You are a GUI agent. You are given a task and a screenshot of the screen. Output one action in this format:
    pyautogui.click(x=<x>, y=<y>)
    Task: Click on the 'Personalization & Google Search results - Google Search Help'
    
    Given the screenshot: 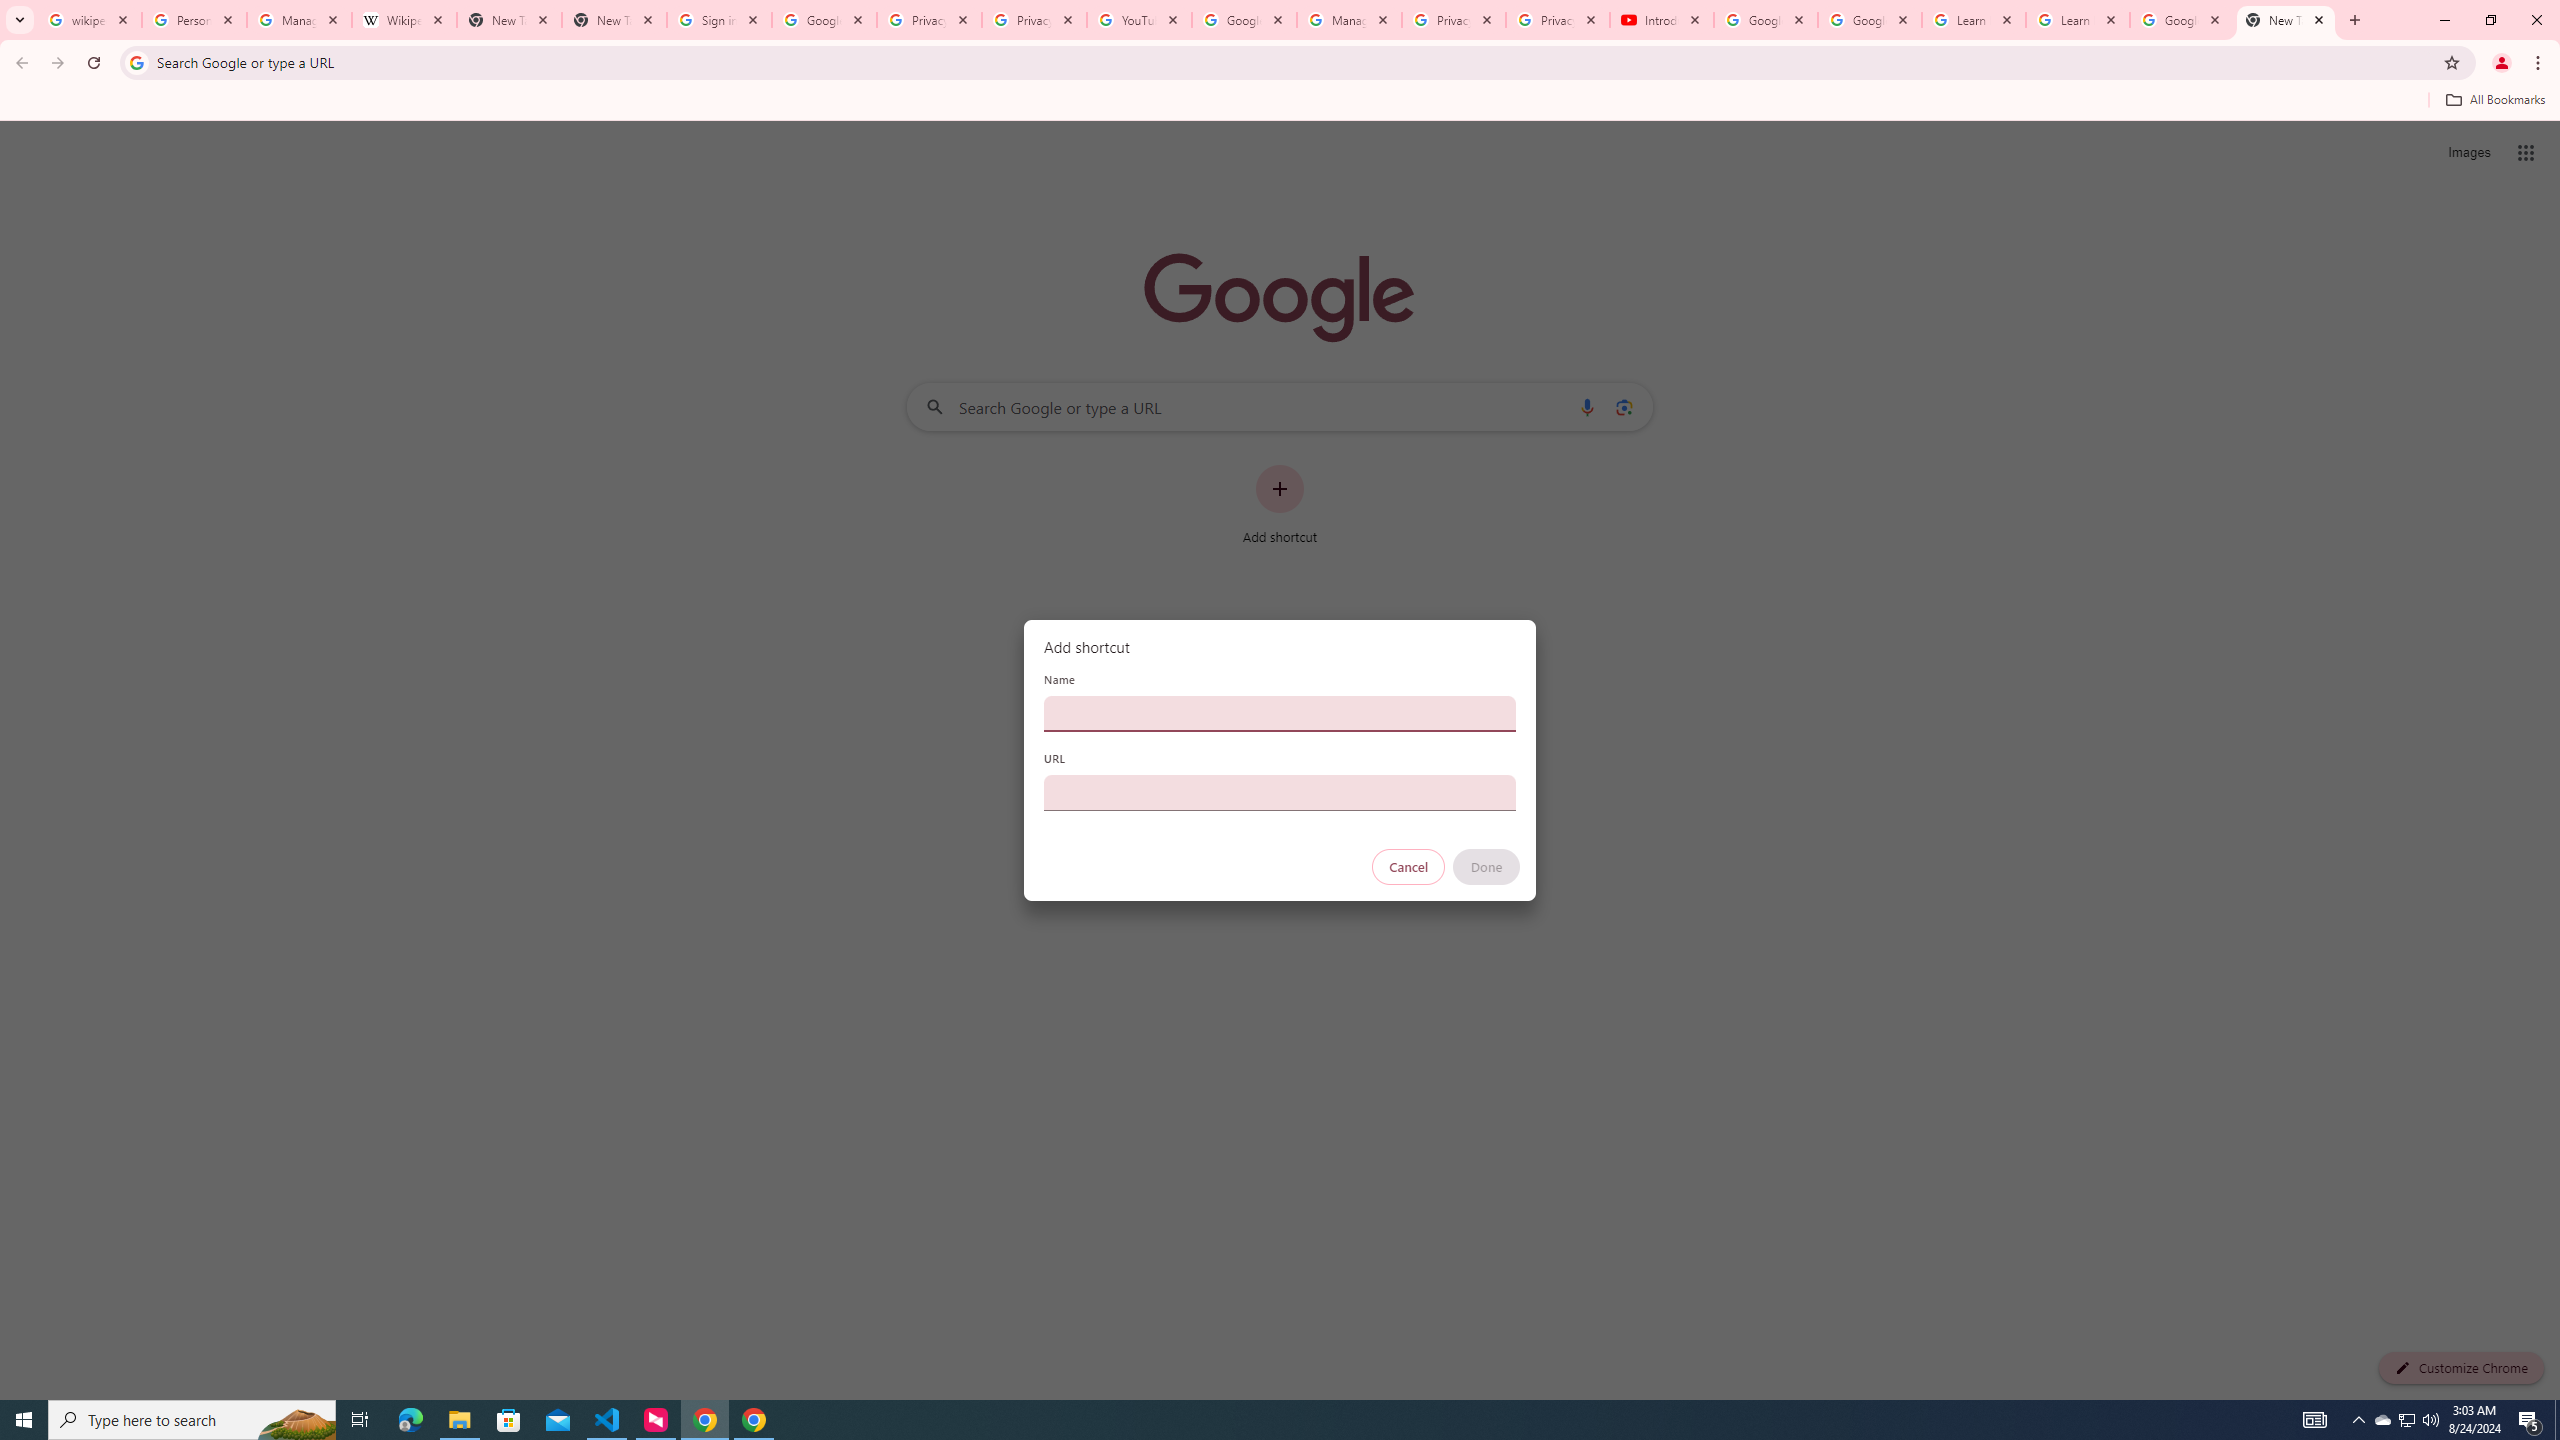 What is the action you would take?
    pyautogui.click(x=193, y=19)
    